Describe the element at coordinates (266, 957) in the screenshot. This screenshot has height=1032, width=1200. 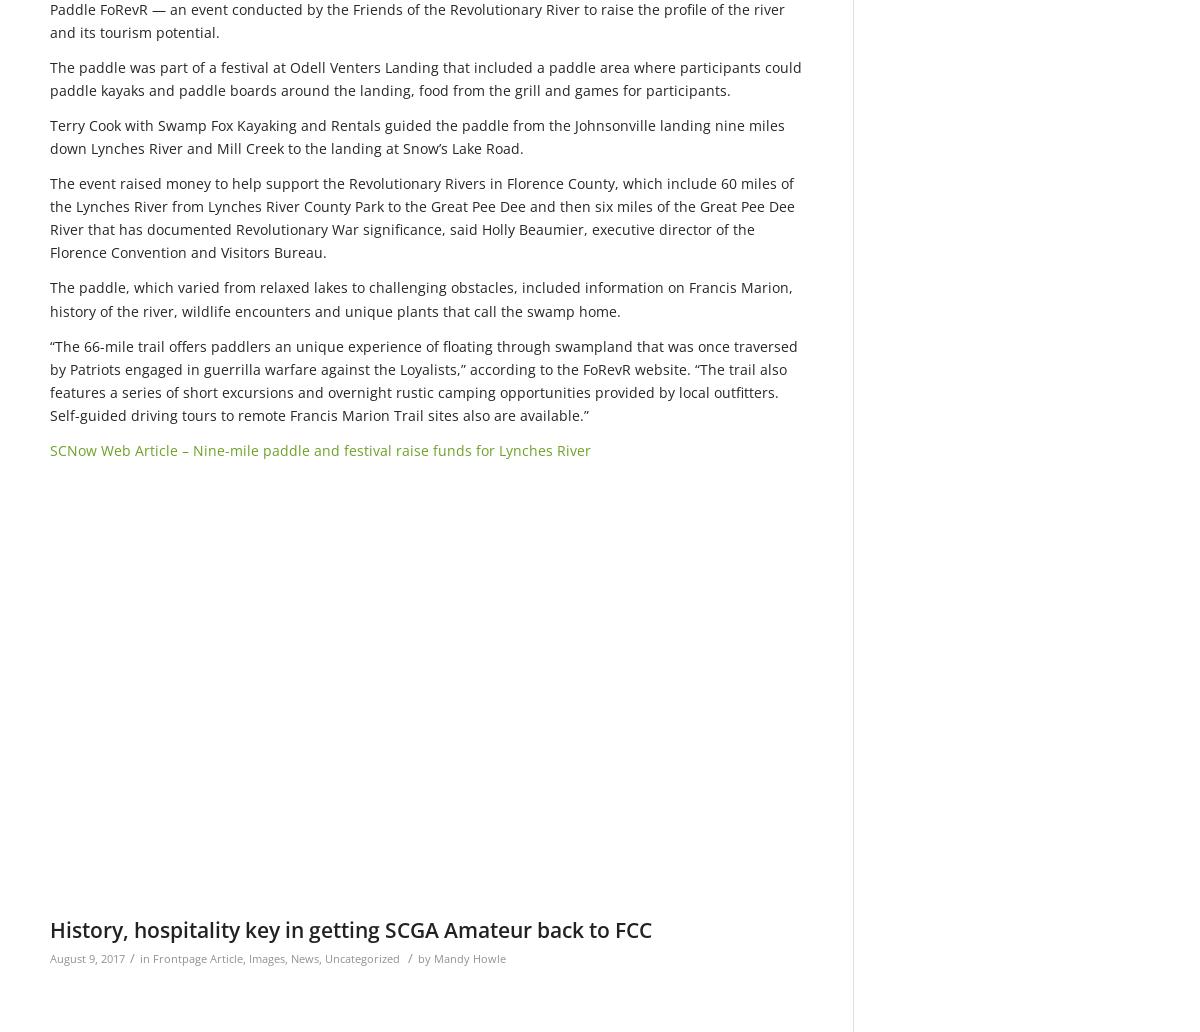
I see `'Images'` at that location.